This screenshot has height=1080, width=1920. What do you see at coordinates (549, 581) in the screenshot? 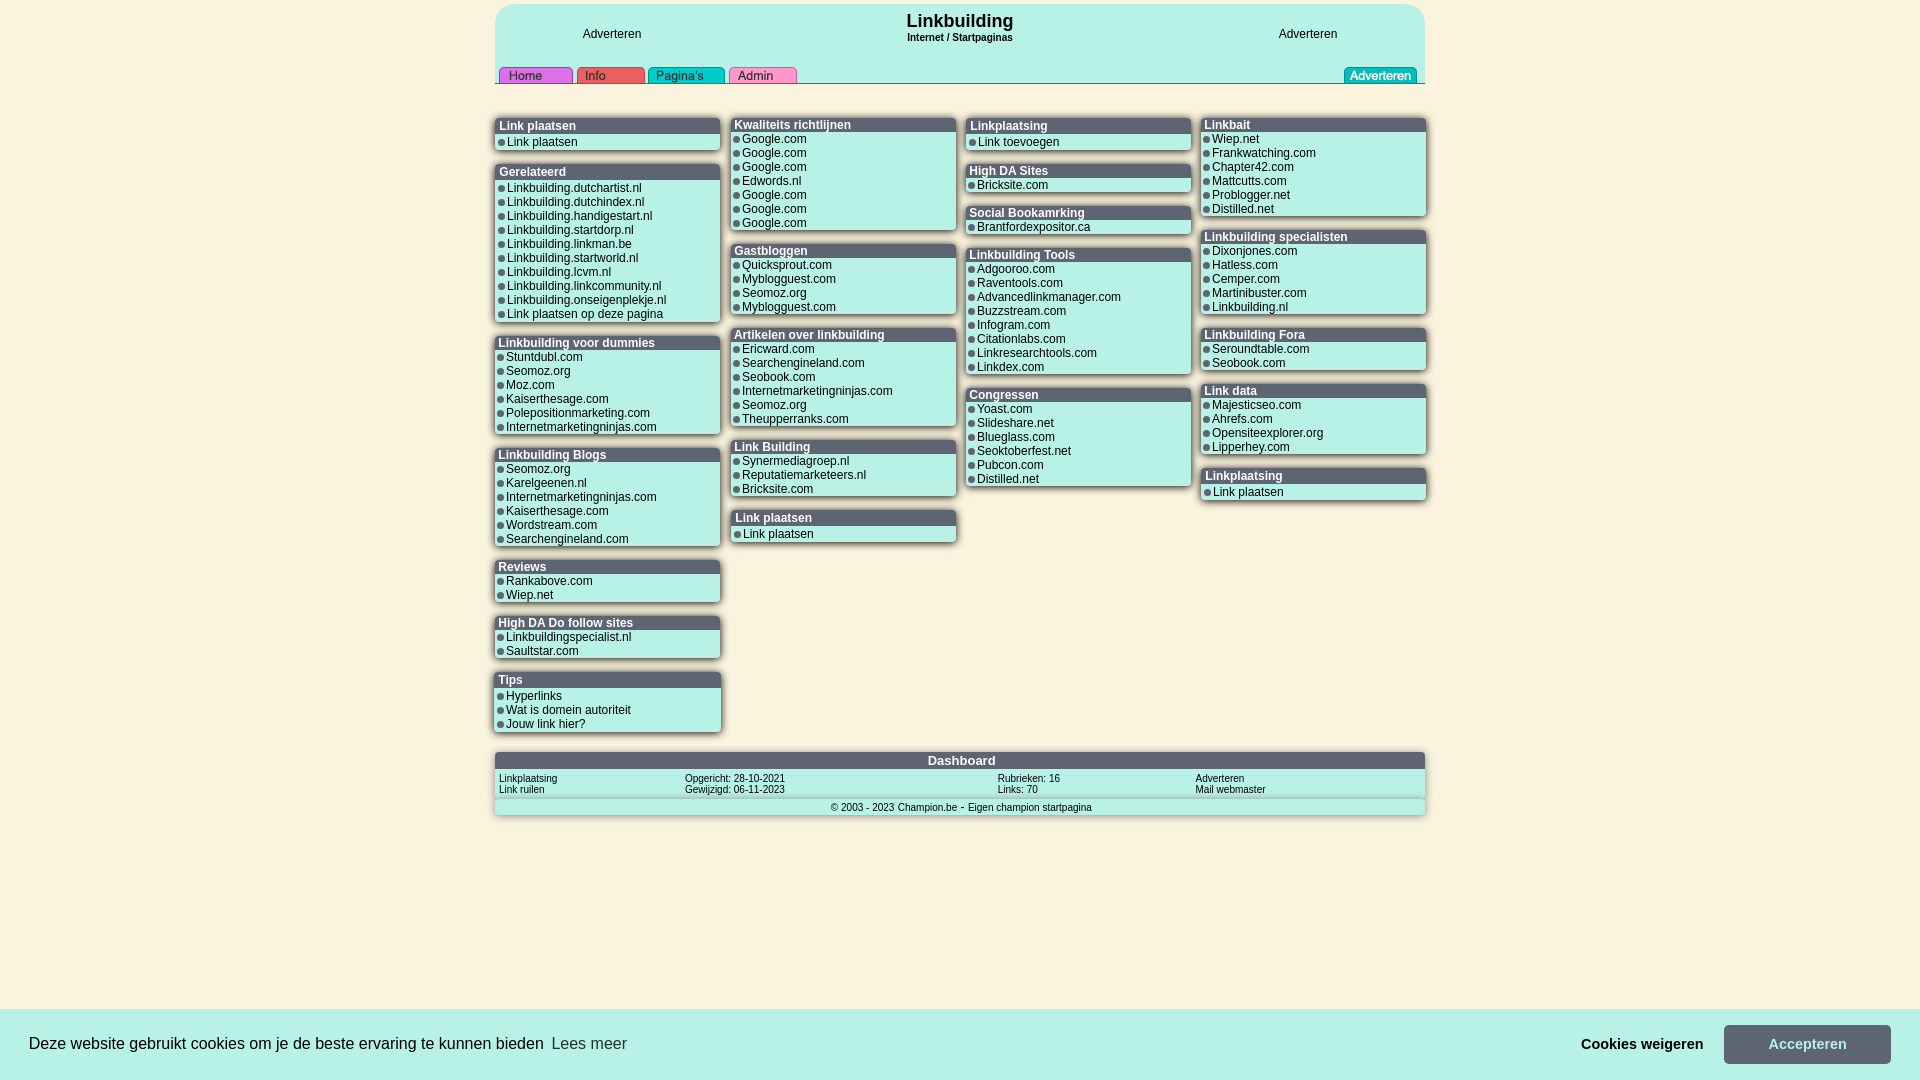
I see `'Rankabove.com'` at bounding box center [549, 581].